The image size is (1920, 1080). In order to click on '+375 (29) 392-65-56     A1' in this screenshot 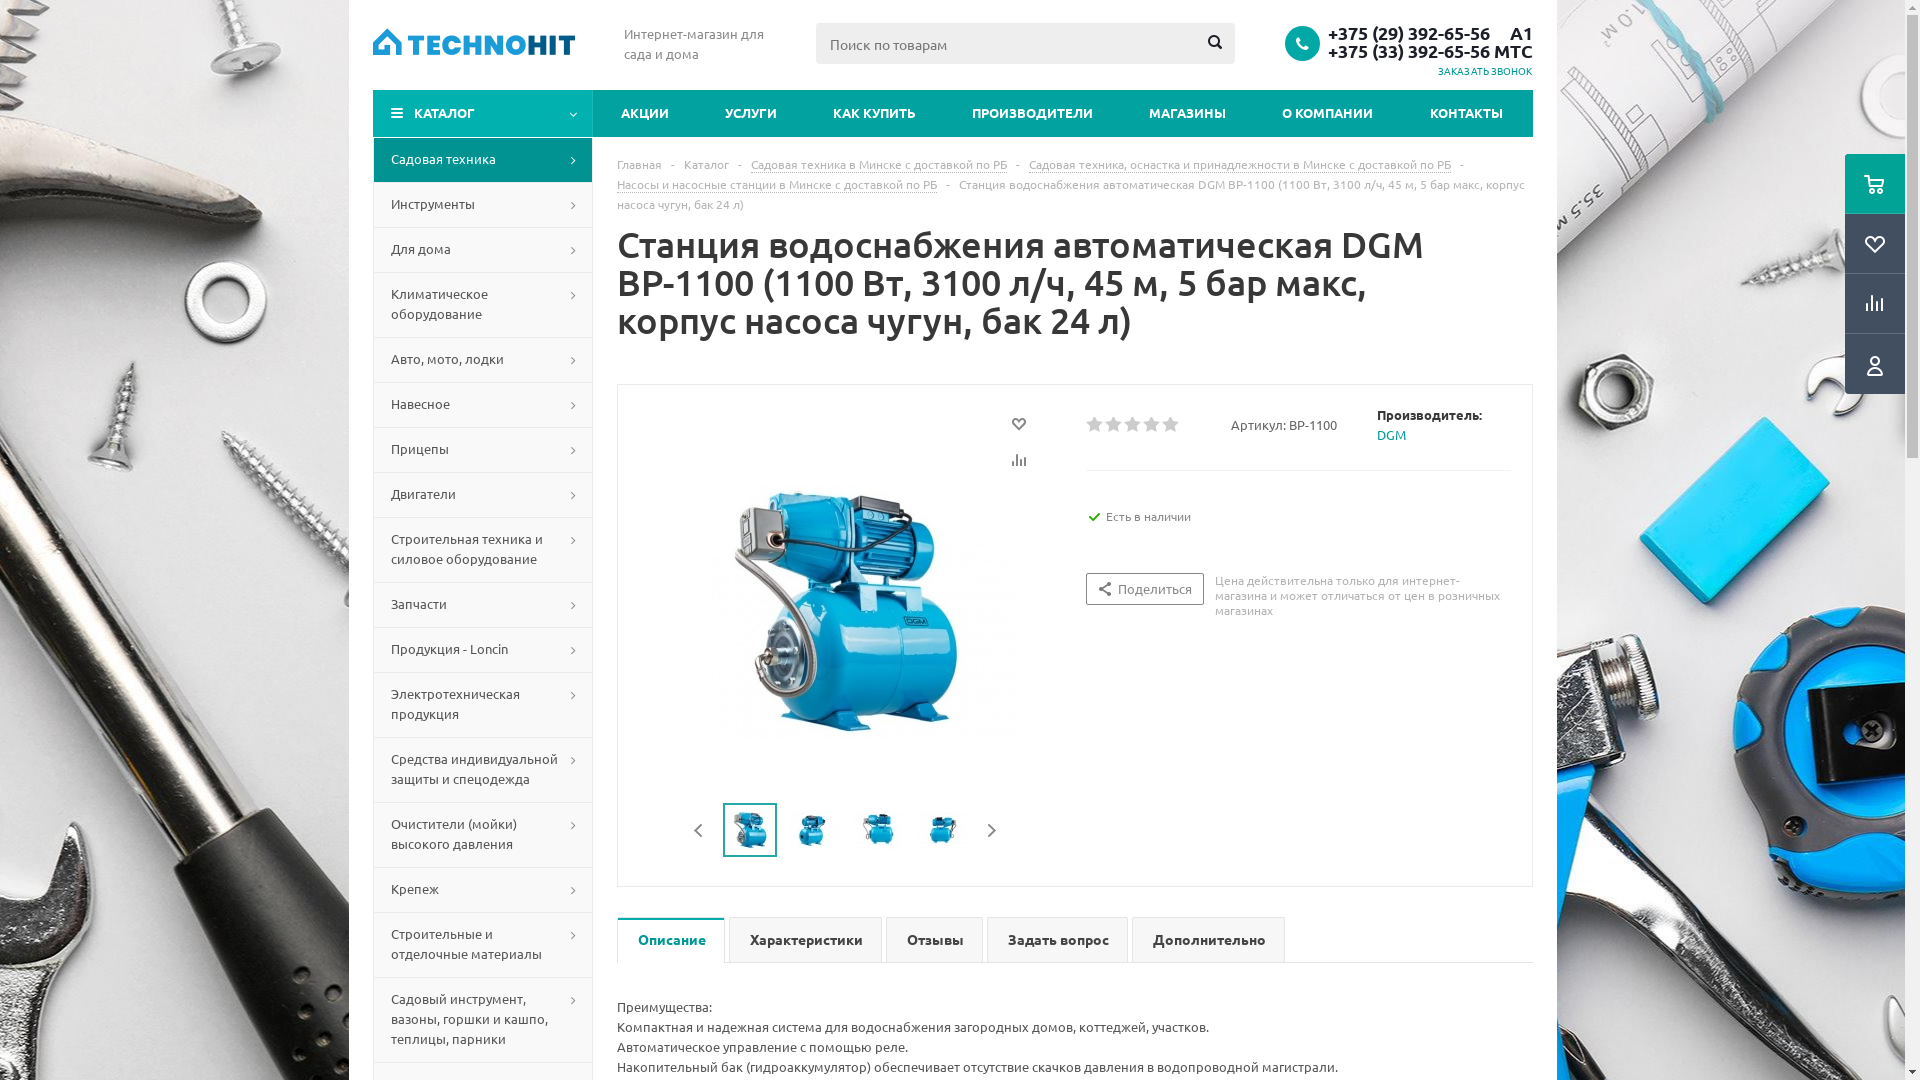, I will do `click(1429, 33)`.